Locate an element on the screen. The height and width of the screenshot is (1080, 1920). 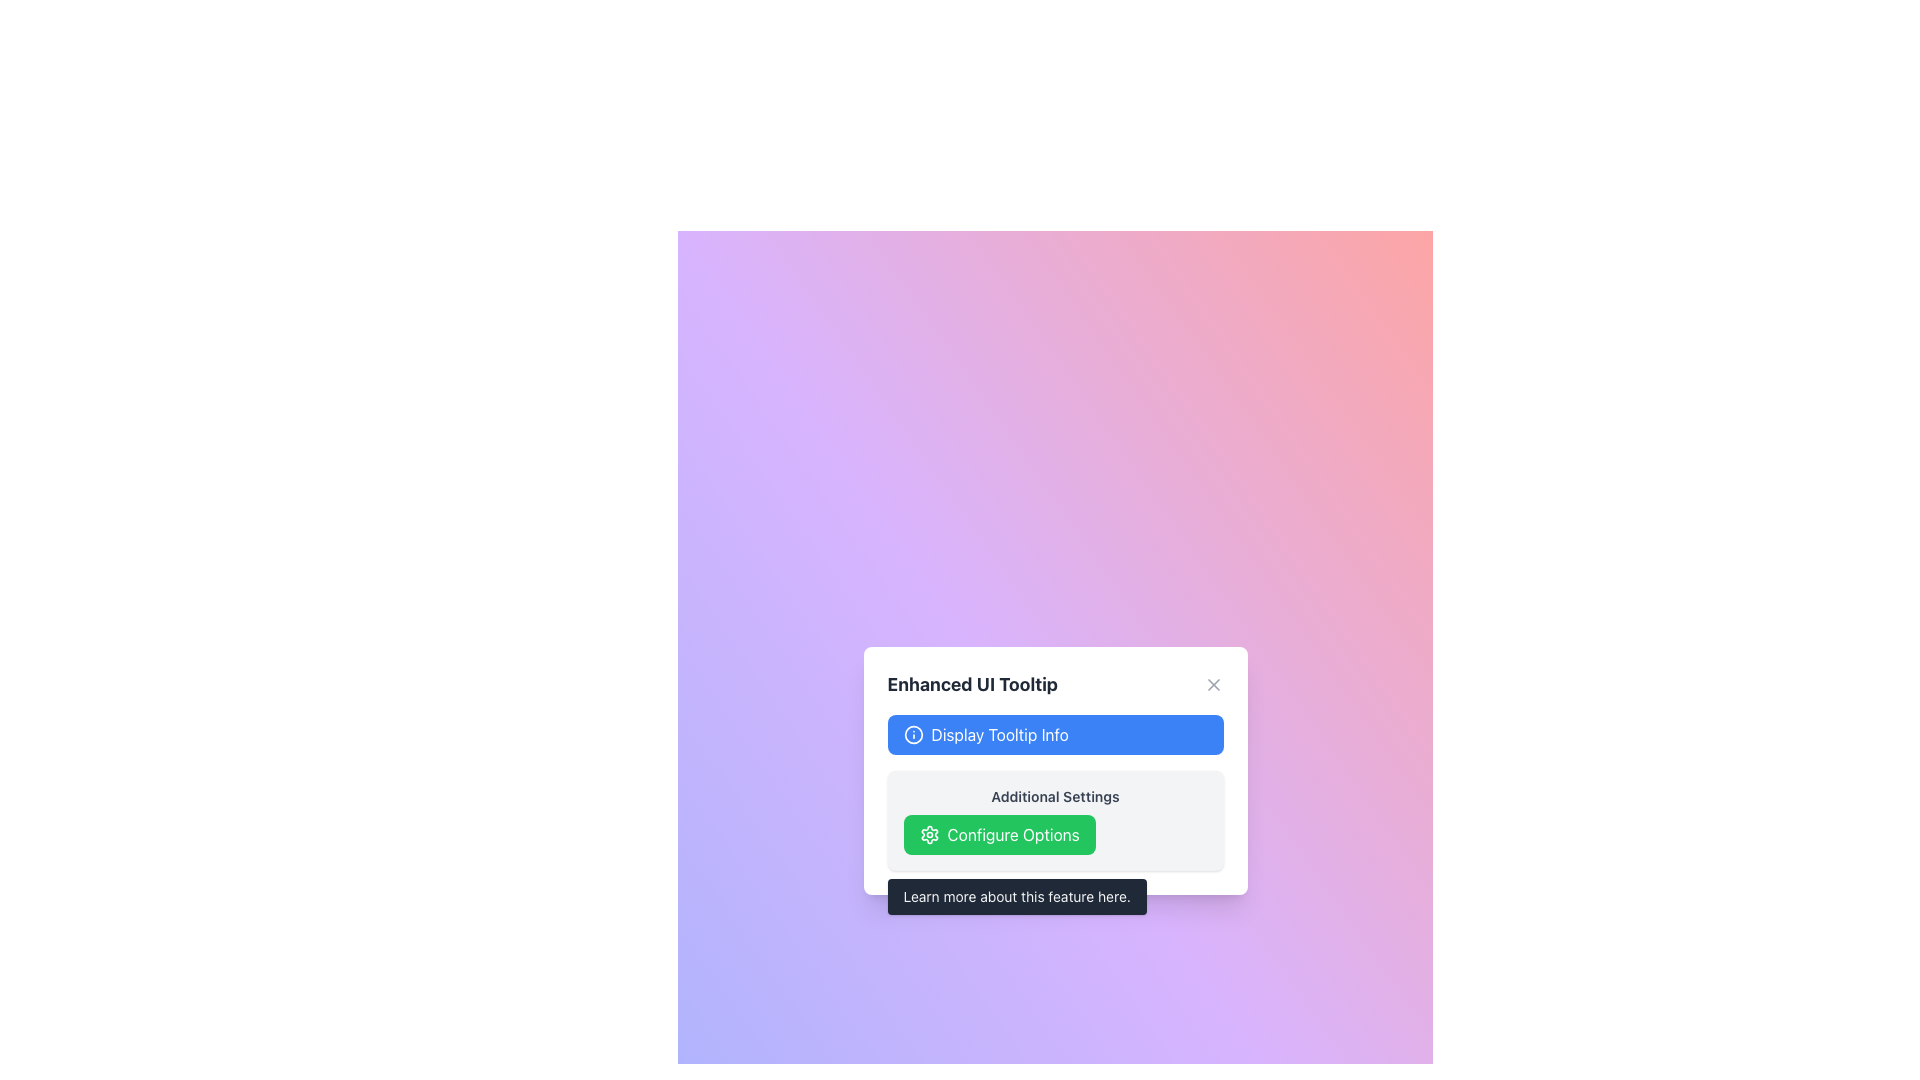
the close icon located at the top-right corner of the 'Enhanced UI Tooltip' is located at coordinates (1212, 684).